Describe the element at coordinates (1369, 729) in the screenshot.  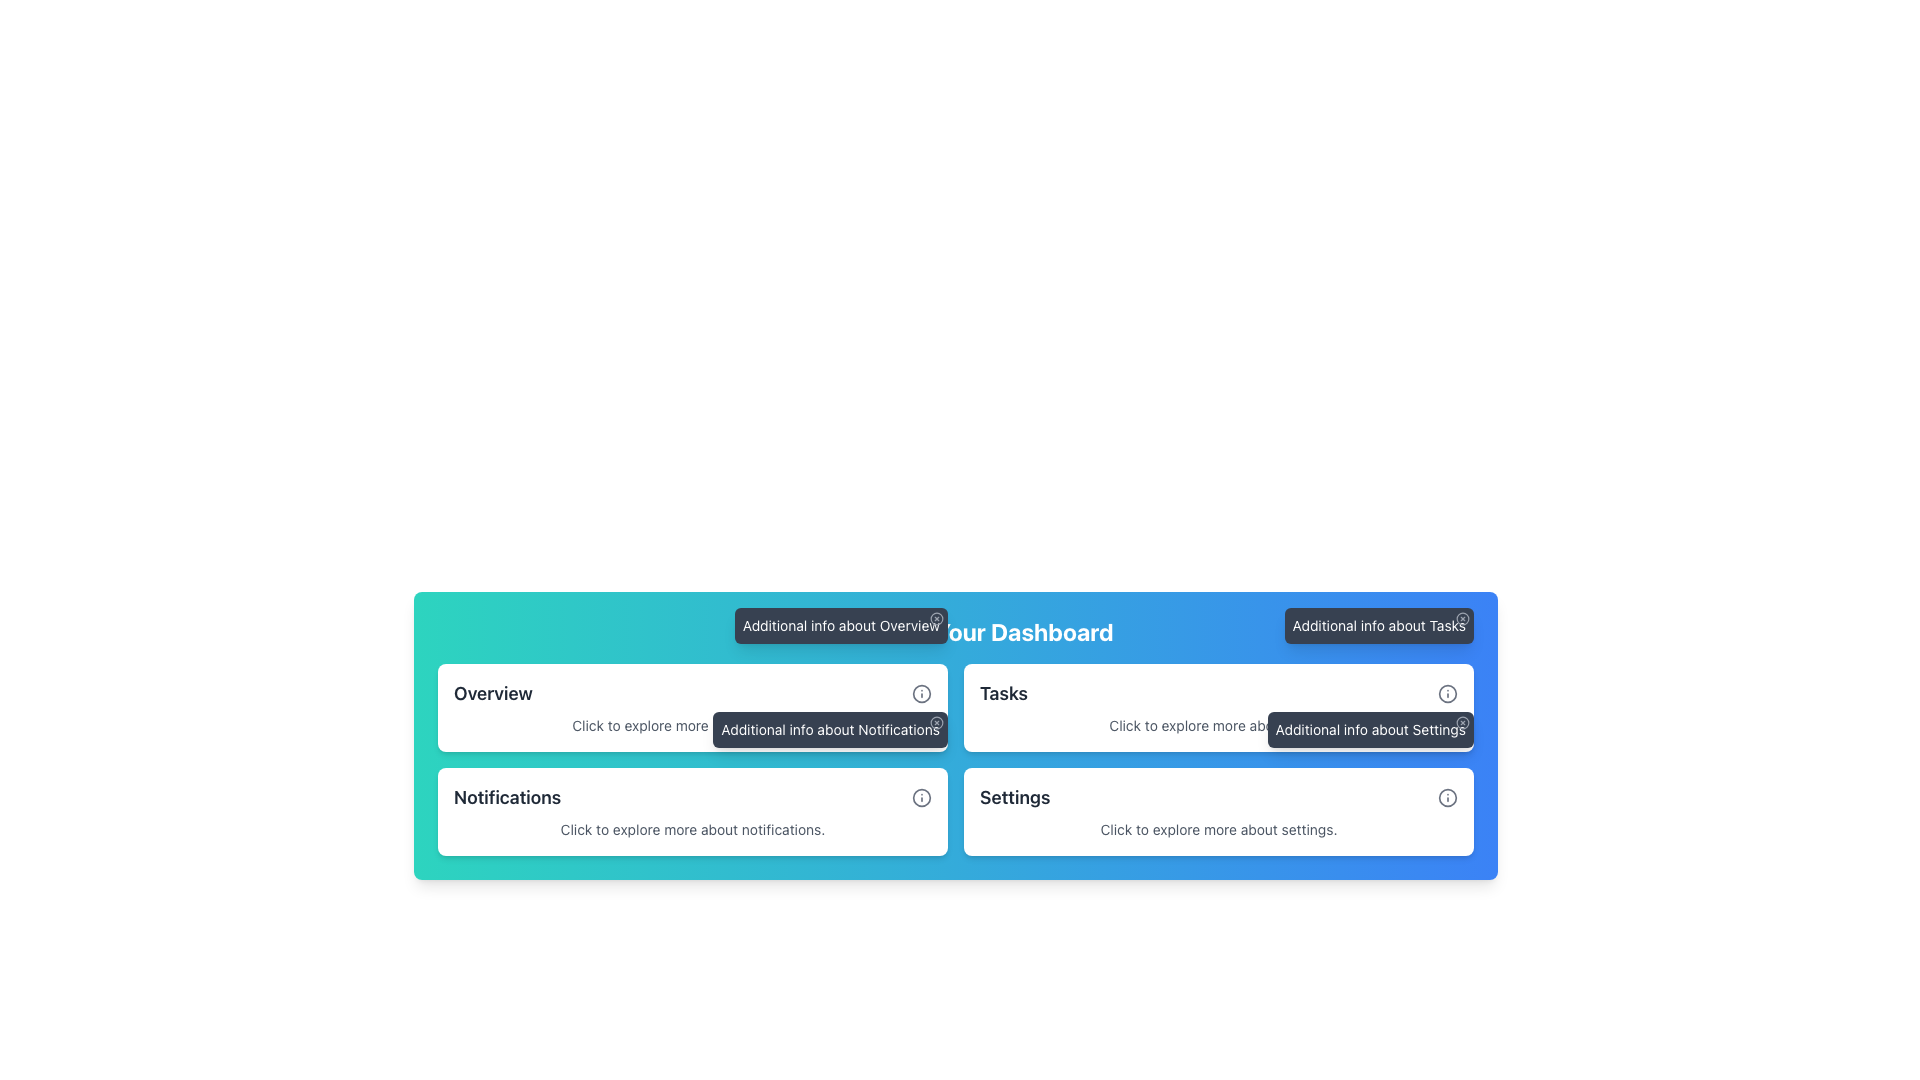
I see `the 'X' icon` at that location.